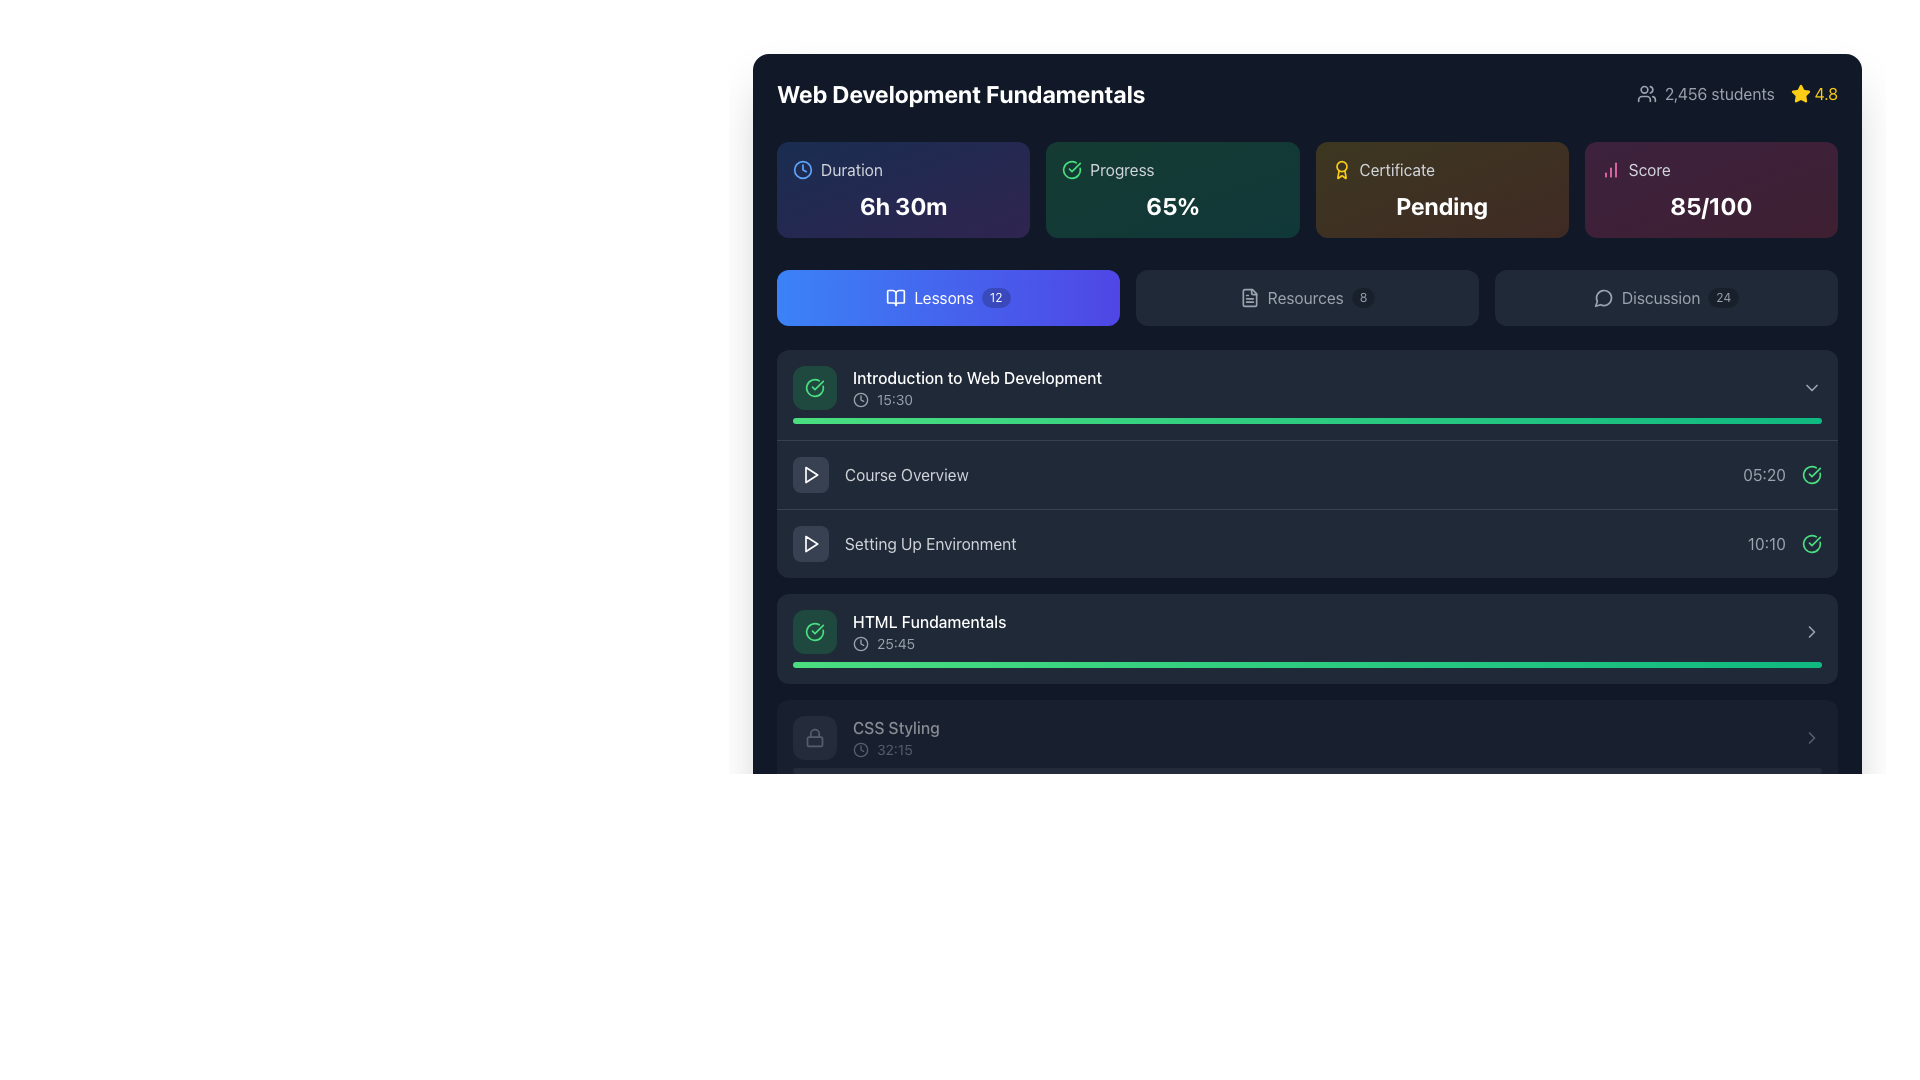 This screenshot has width=1920, height=1080. I want to click on the circular SVG element that is centered within the graphical award icon, which is small and bold, so click(1341, 165).